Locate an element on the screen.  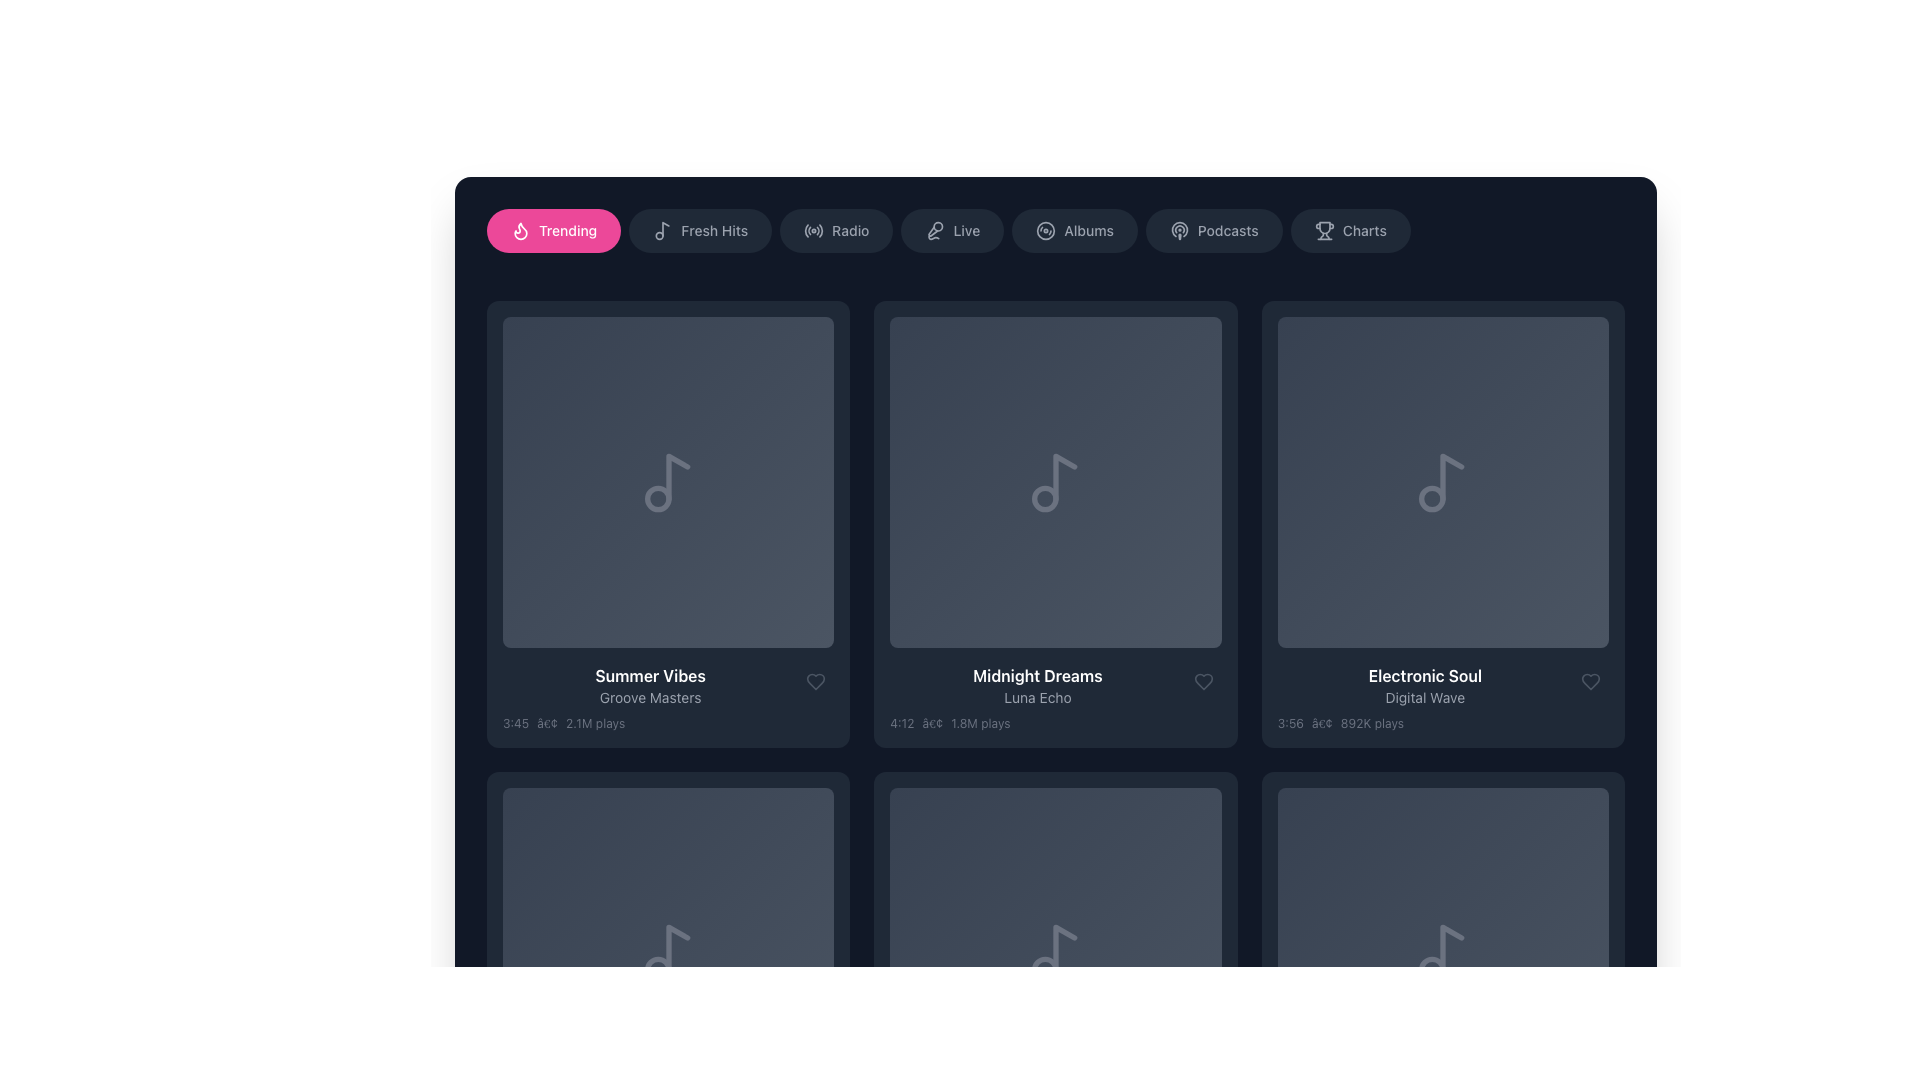
the play button for multimedia content is located at coordinates (1055, 523).